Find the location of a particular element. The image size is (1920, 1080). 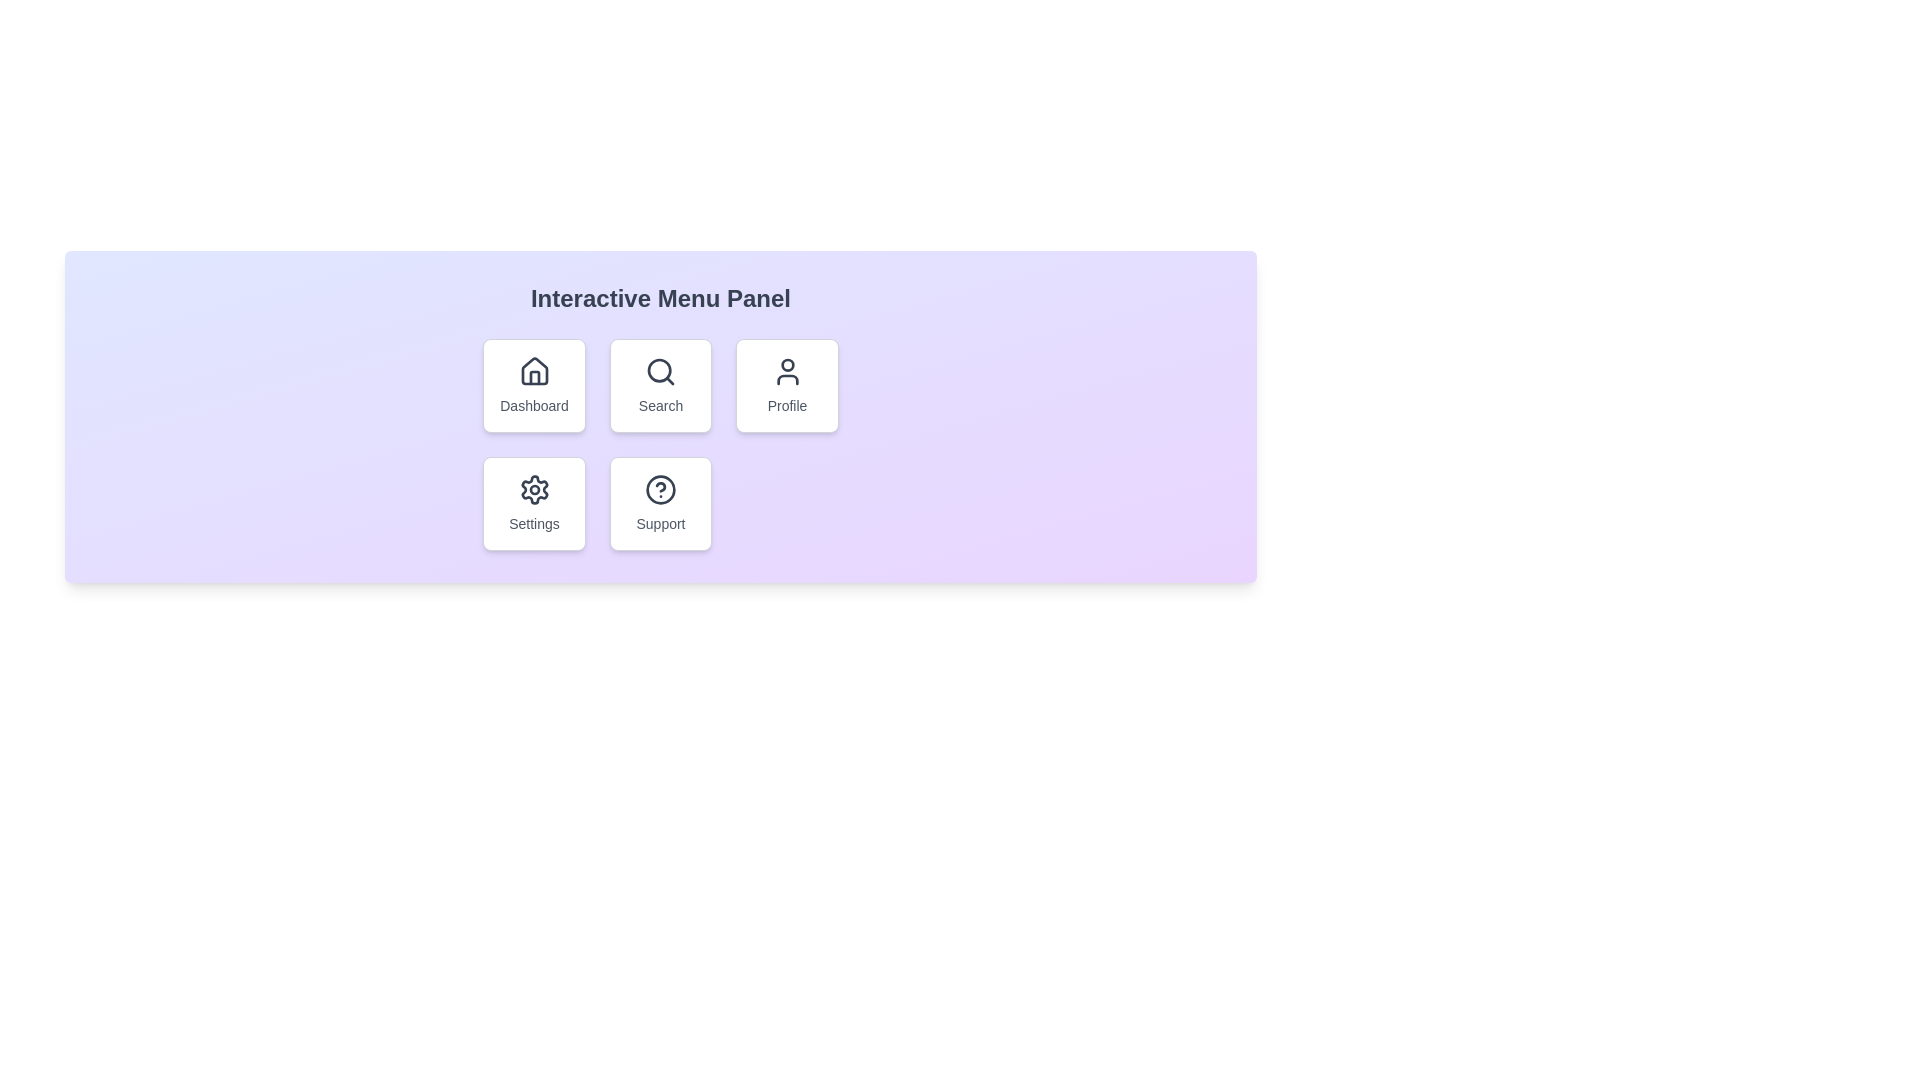

the text label displaying 'Settings', which is located below a gear icon in the interactive menu grid's third row, first column is located at coordinates (534, 523).